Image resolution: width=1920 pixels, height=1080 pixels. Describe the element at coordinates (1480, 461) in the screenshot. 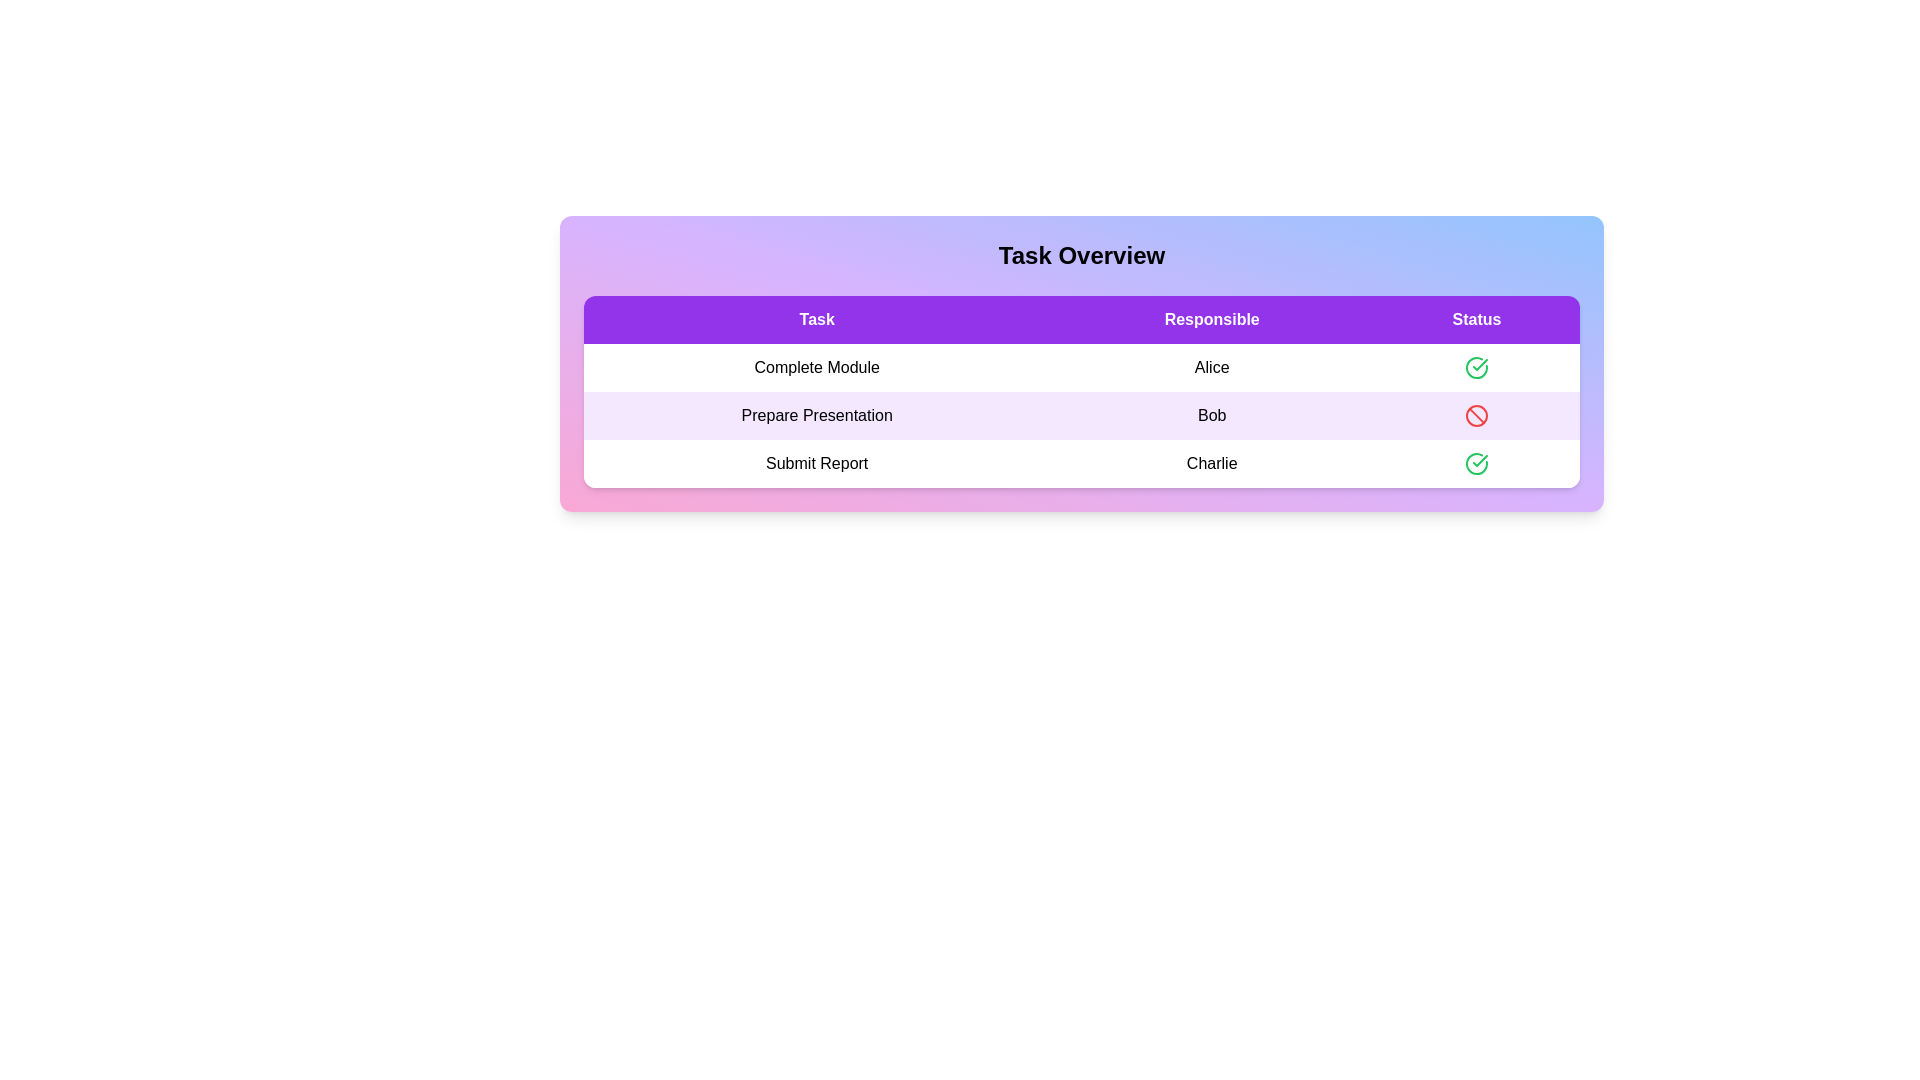

I see `the SVG icon representing a checkmark in the 'Status' column for the task assigned to 'Alice'` at that location.